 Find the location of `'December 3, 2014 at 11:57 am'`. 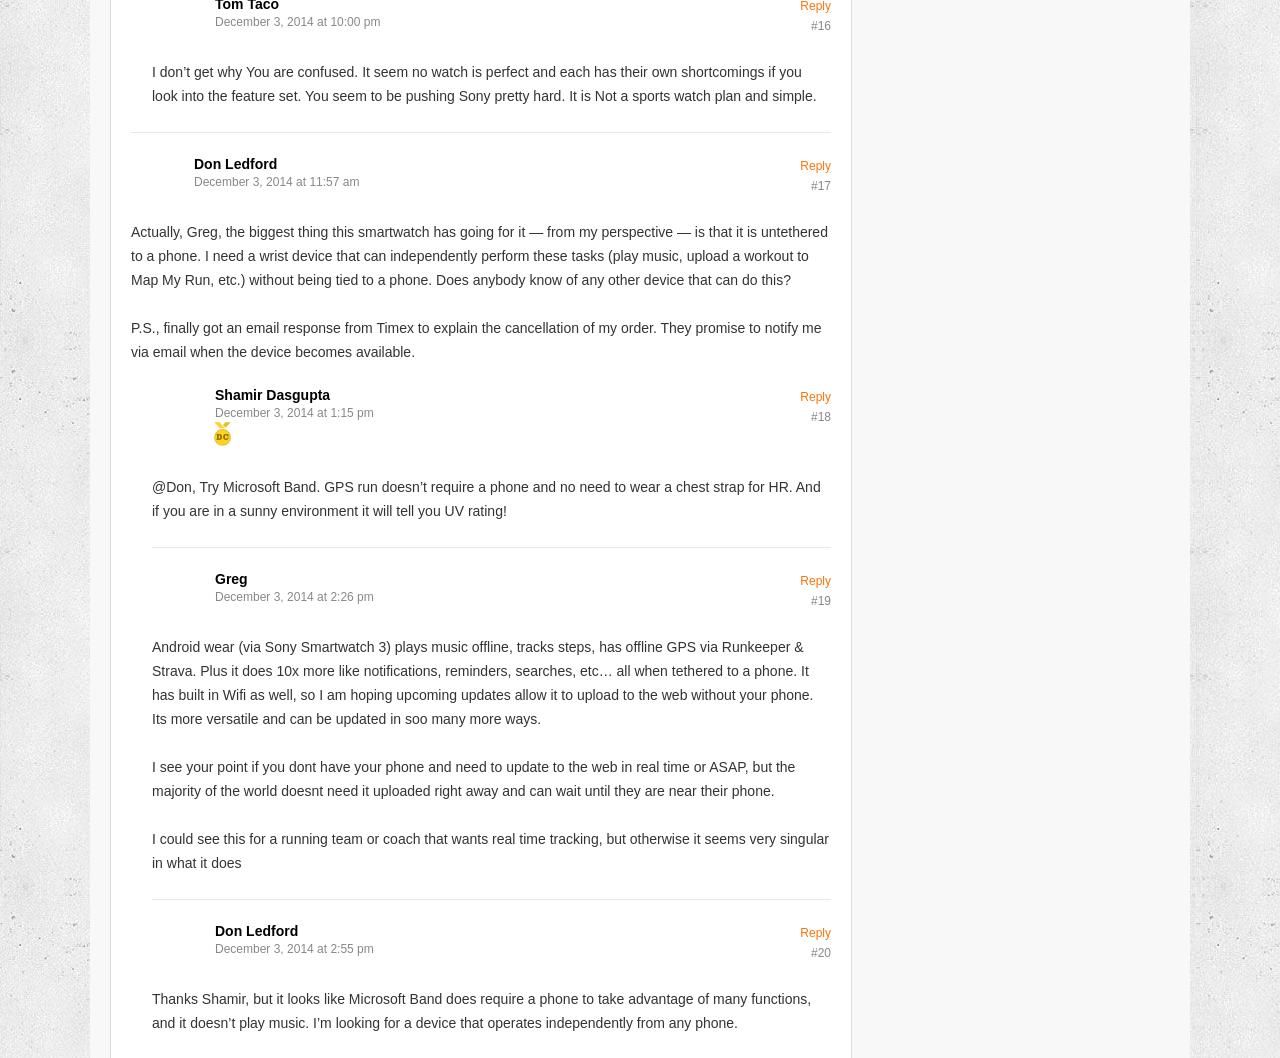

'December 3, 2014 at 11:57 am' is located at coordinates (194, 181).